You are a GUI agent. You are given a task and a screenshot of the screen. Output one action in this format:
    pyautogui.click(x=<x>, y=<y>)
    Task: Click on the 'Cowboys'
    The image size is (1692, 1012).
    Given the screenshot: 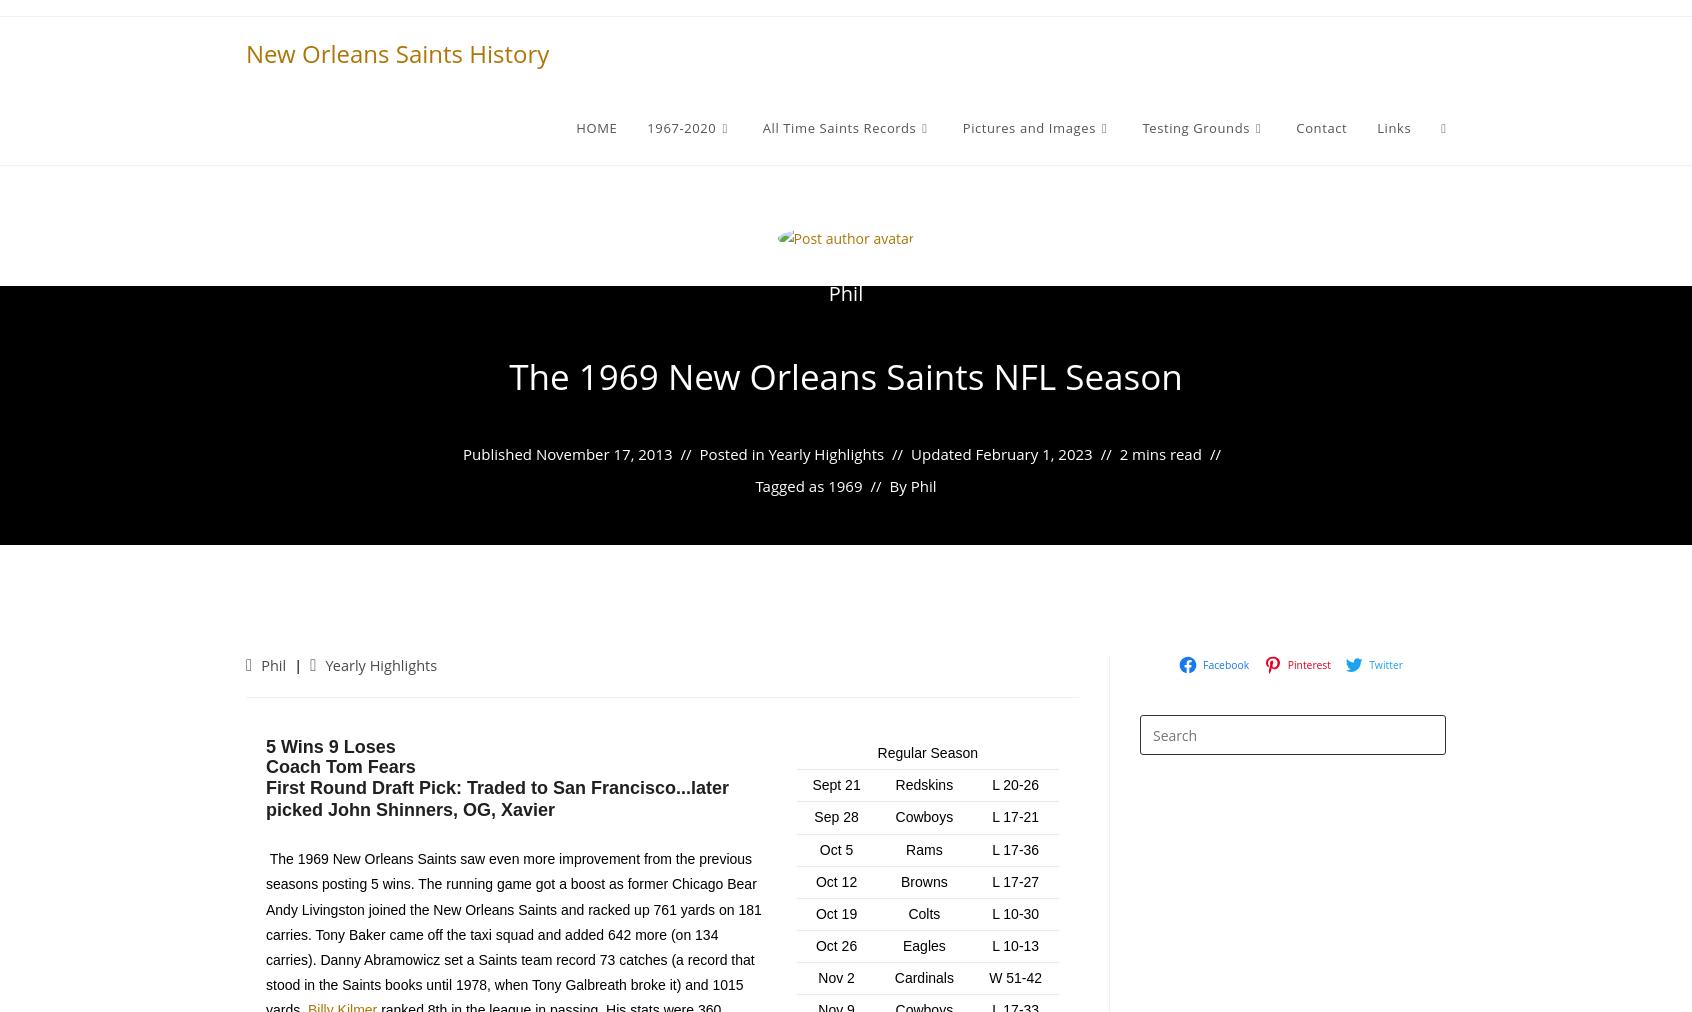 What is the action you would take?
    pyautogui.click(x=924, y=815)
    